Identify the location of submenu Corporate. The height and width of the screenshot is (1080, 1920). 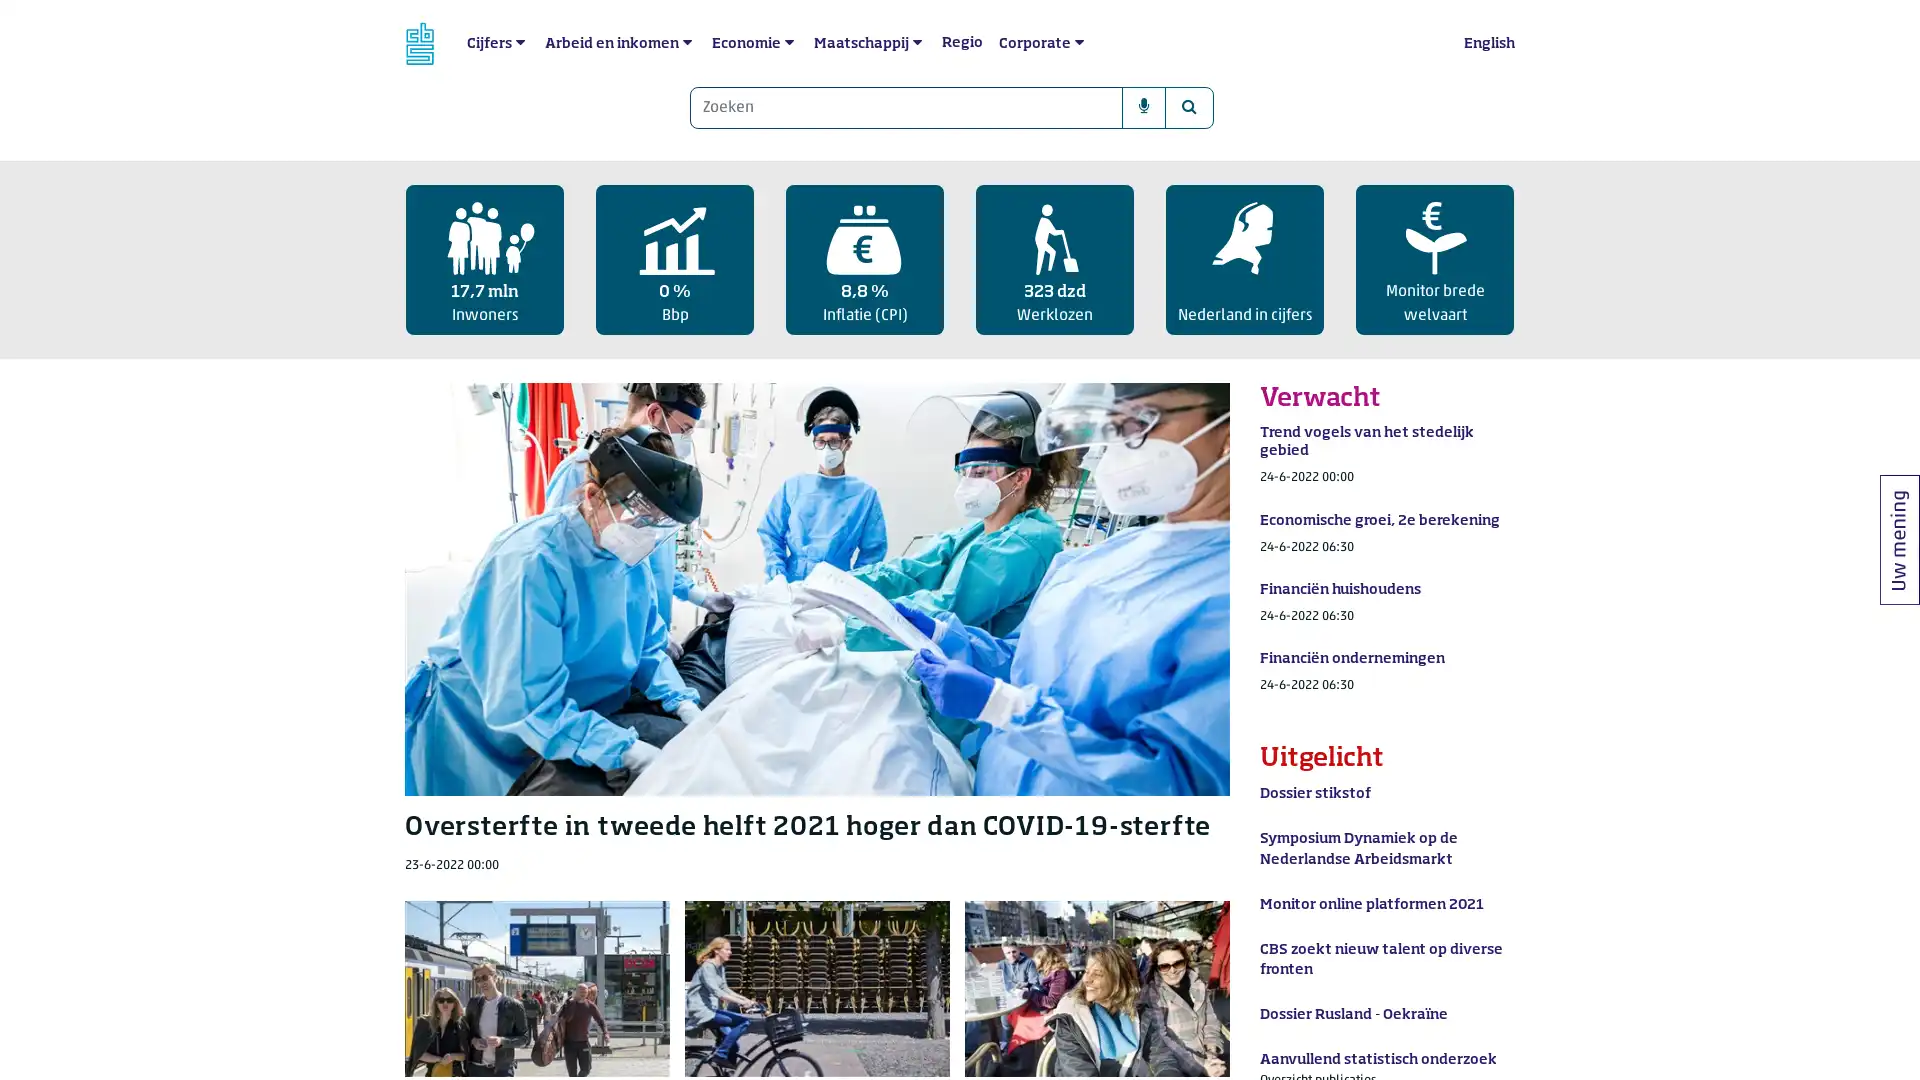
(1078, 42).